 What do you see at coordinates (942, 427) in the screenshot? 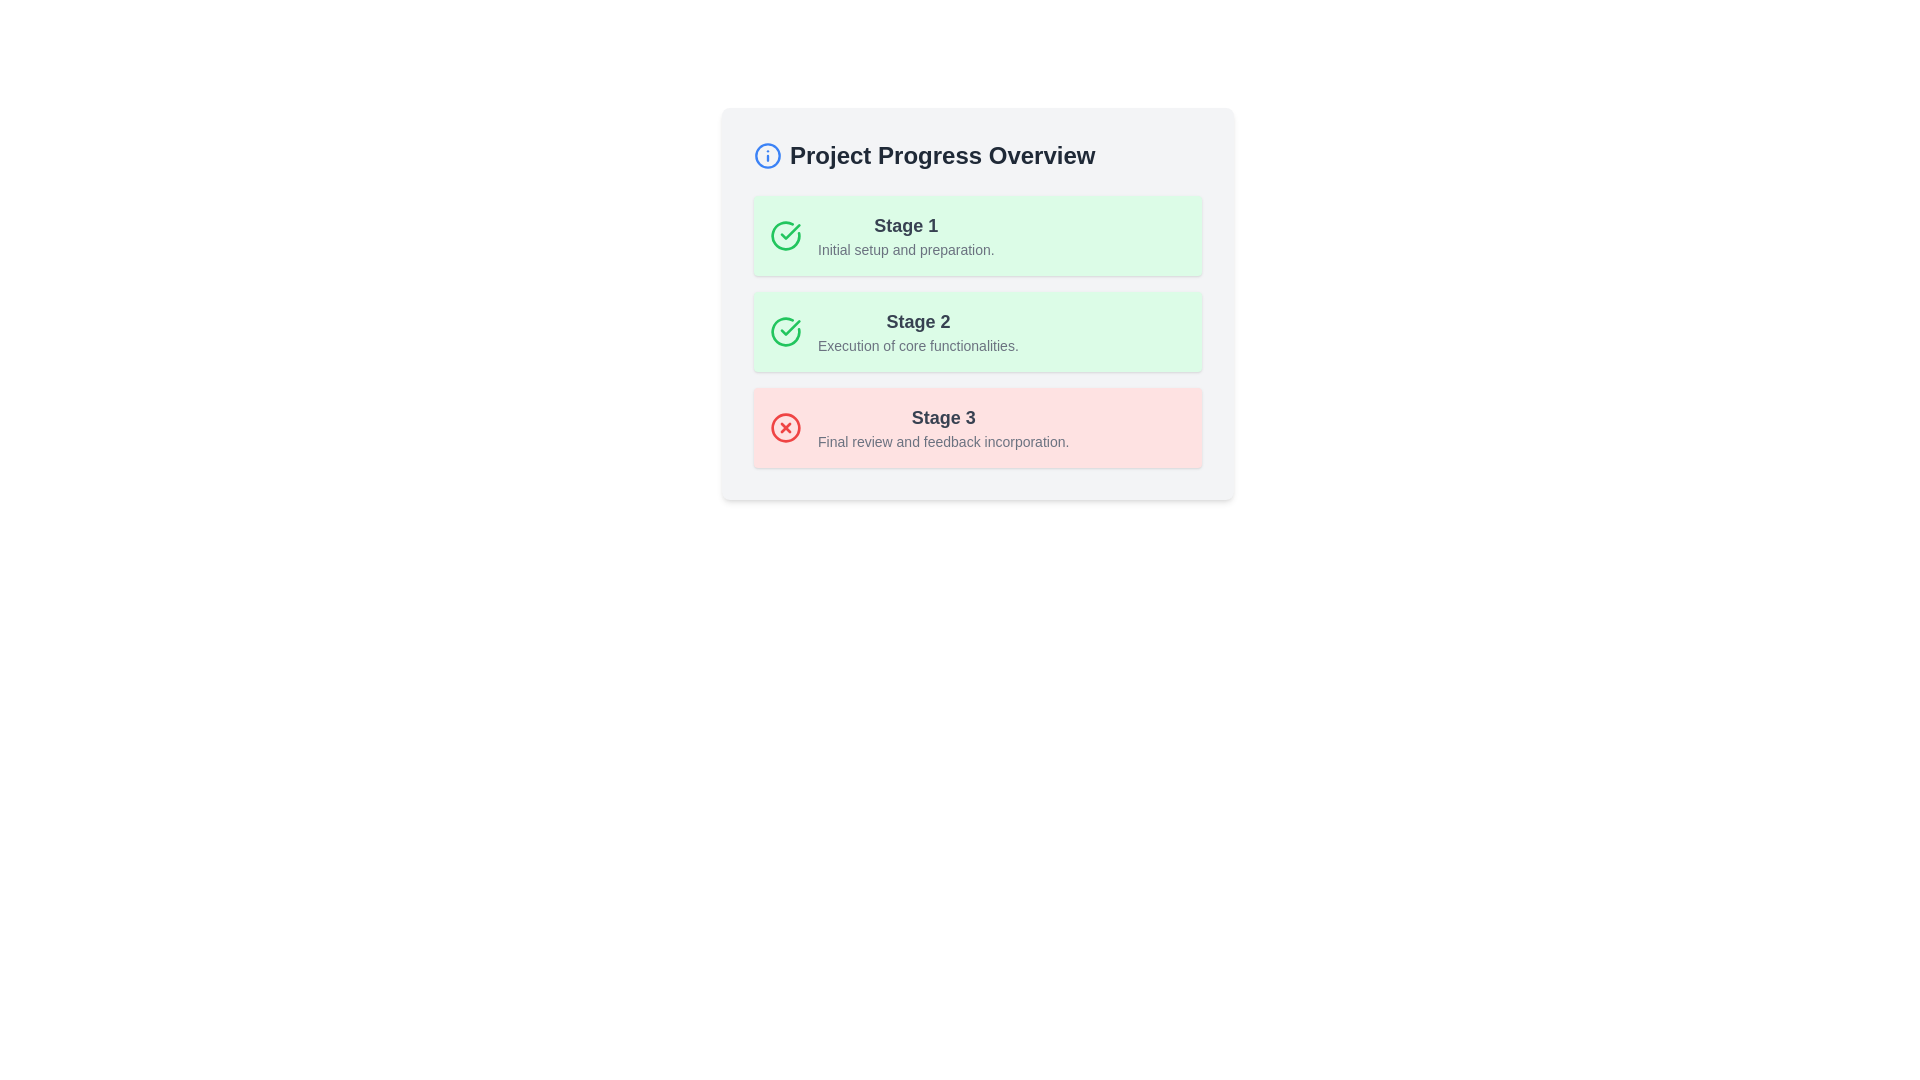
I see `the Label that conveys information about the third stage of the project, located below 'Stage 2' and distinguished by a red circular icon beside the text` at bounding box center [942, 427].